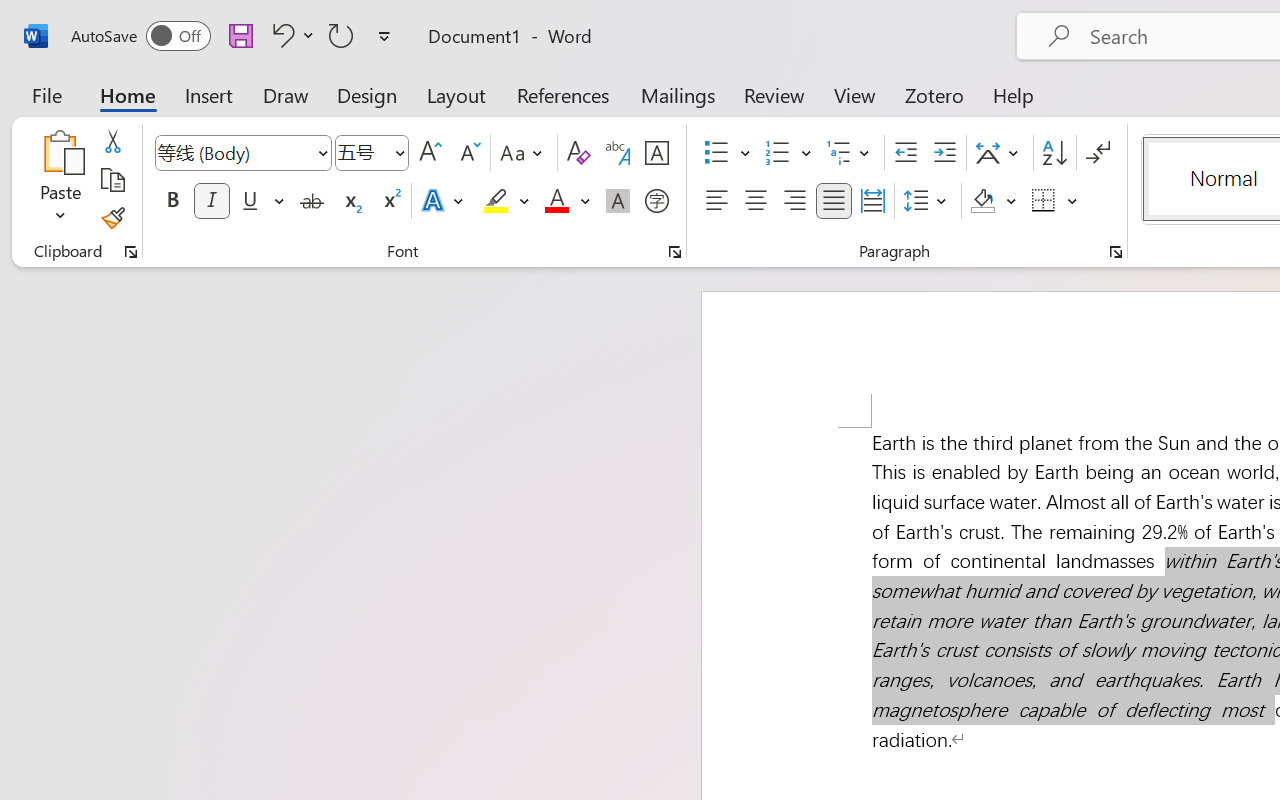 The width and height of the screenshot is (1280, 800). Describe the element at coordinates (617, 201) in the screenshot. I see `'Character Shading'` at that location.